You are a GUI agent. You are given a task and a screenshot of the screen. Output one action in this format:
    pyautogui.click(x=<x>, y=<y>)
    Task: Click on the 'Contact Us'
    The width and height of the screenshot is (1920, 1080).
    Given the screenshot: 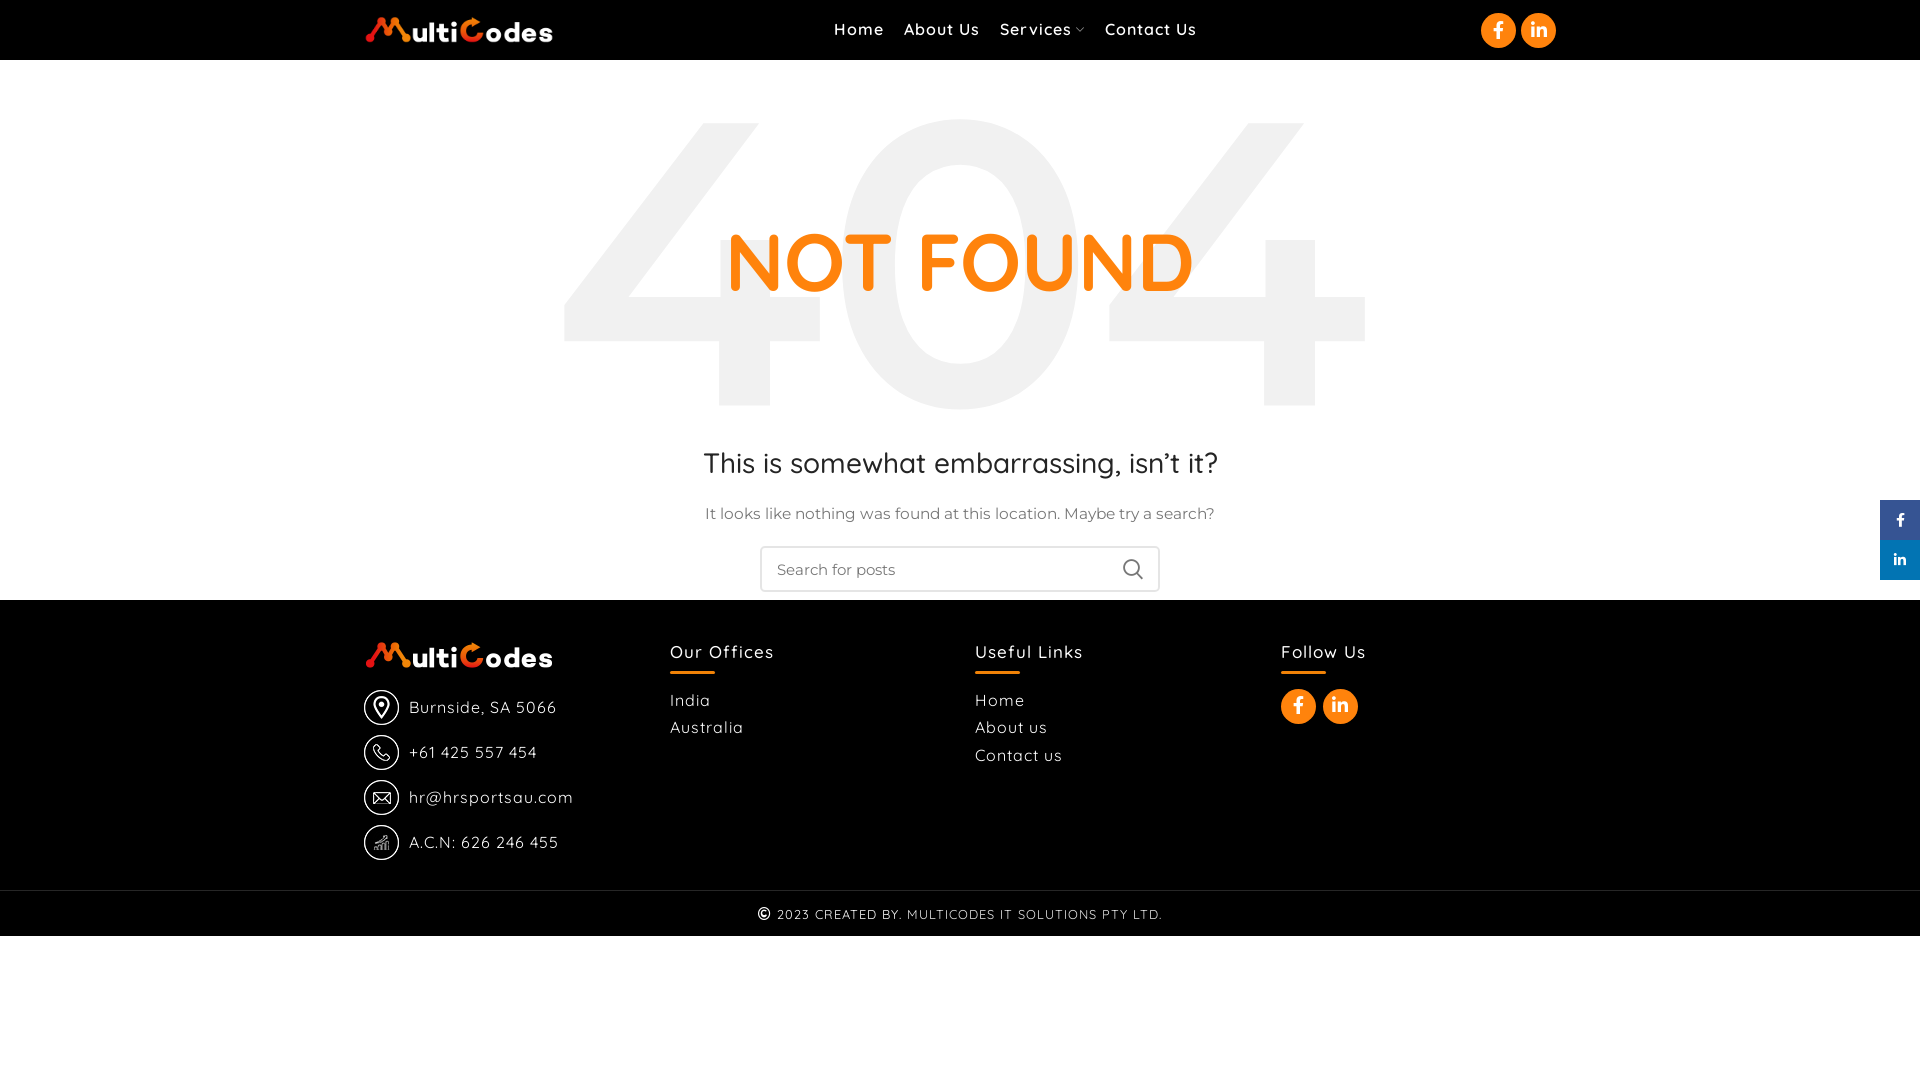 What is the action you would take?
    pyautogui.click(x=1150, y=30)
    